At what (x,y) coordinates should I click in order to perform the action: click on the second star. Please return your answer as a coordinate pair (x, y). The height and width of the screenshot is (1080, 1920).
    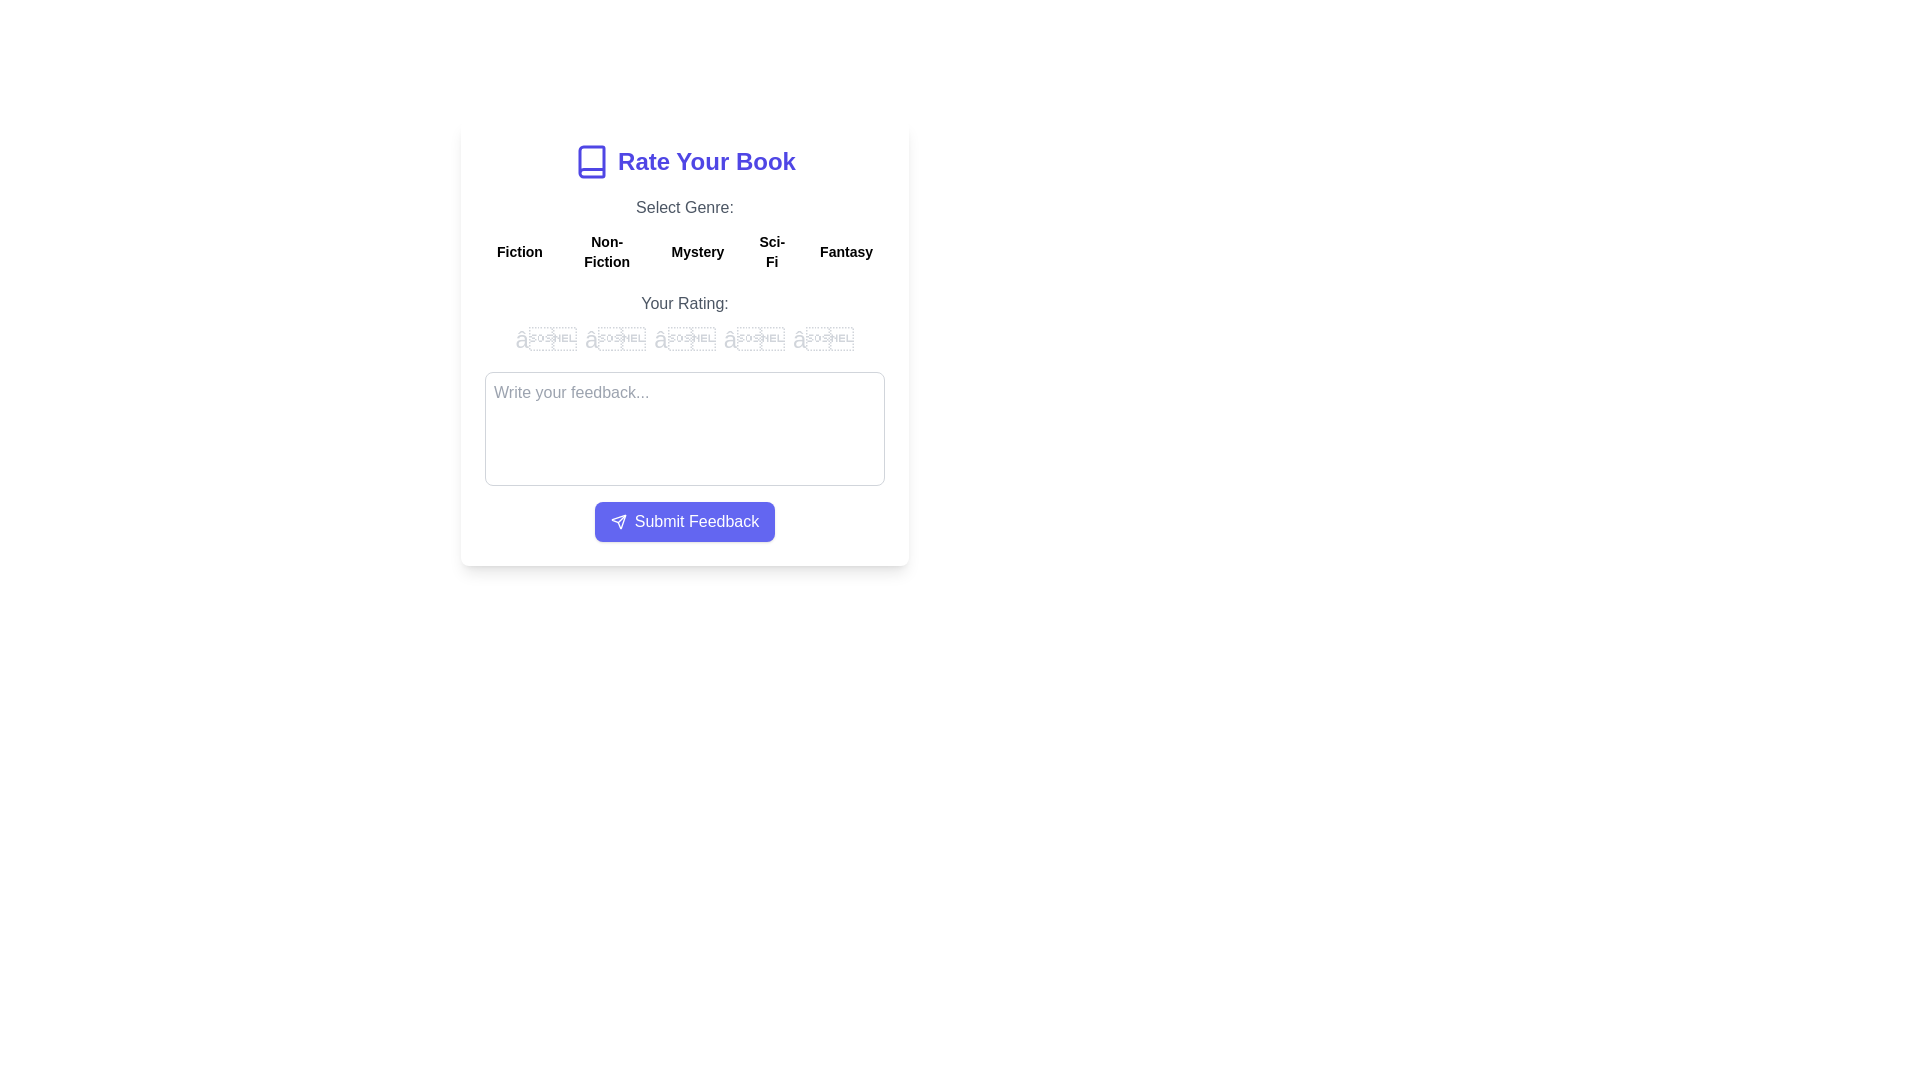
    Looking at the image, I should click on (614, 338).